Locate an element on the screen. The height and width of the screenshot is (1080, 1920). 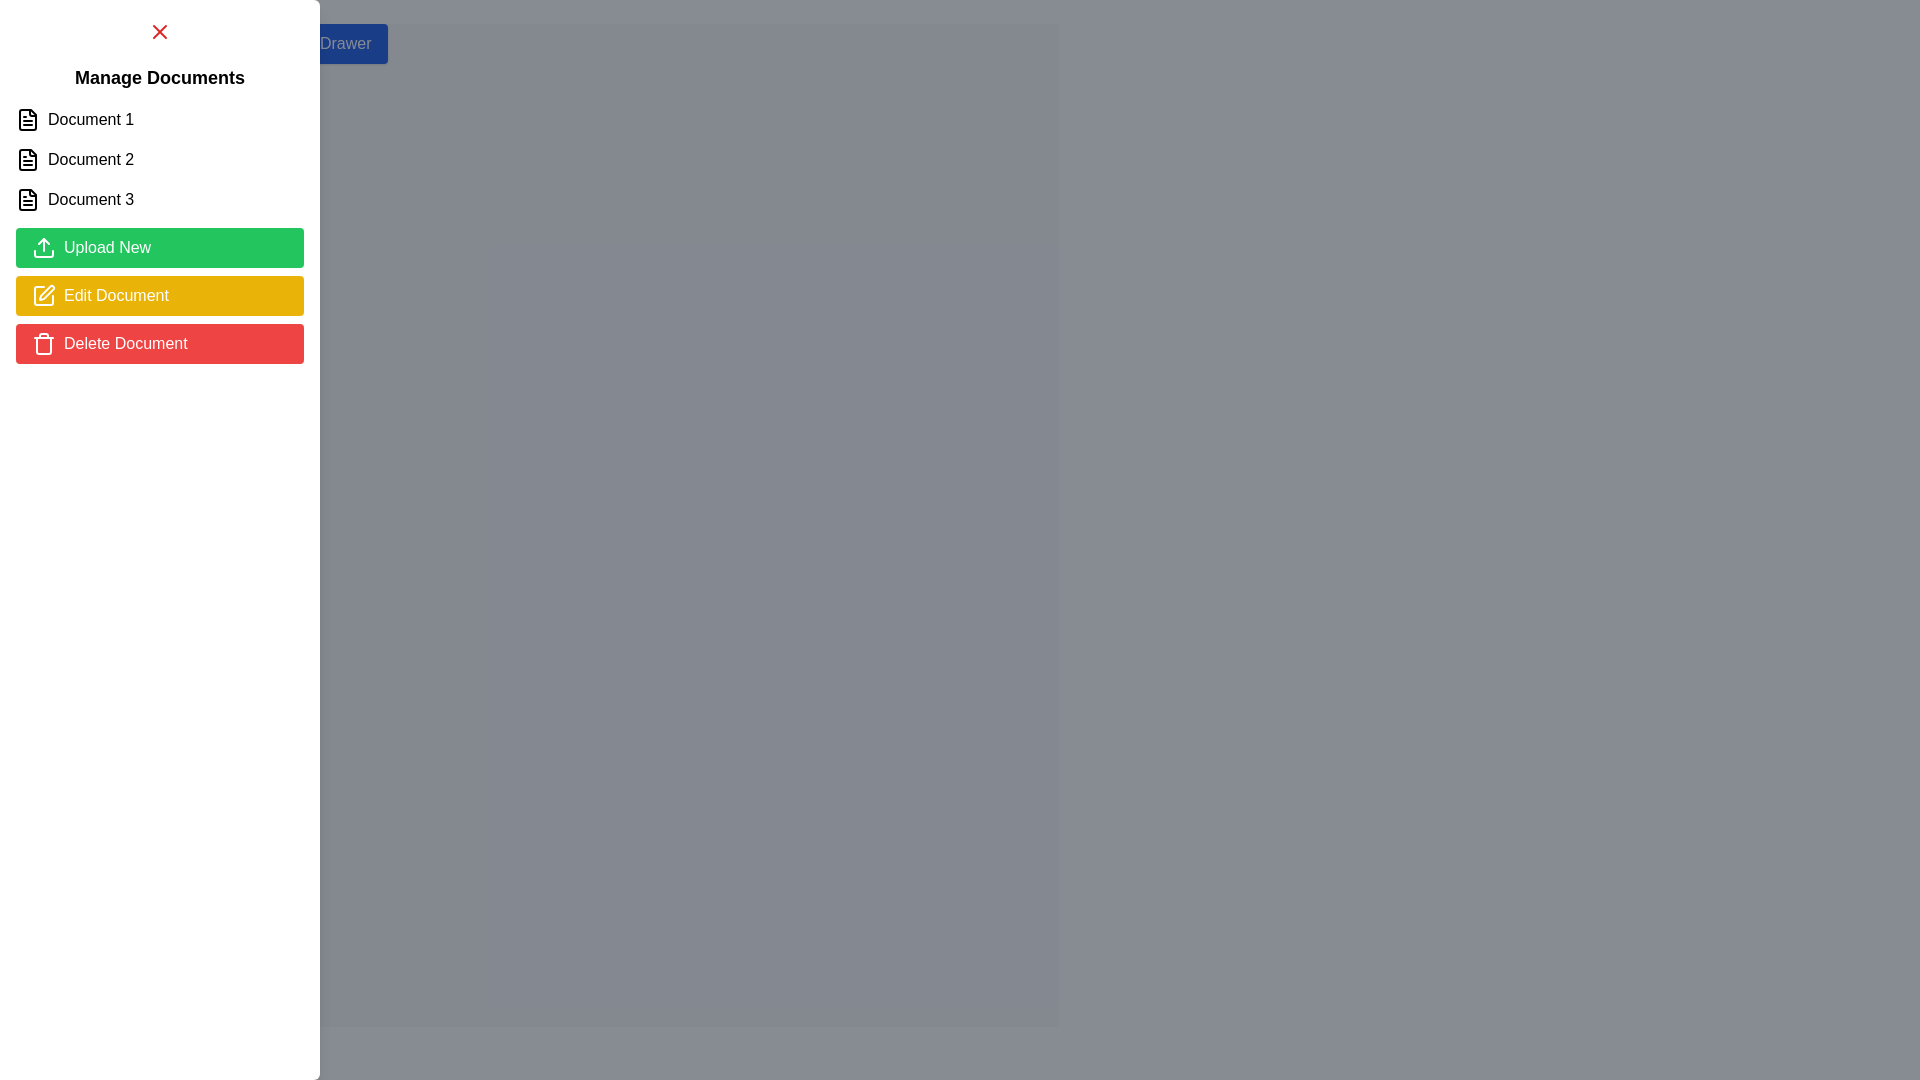
the 'X' icon in the top-left section of the sidebar that serves as a close or exit button is located at coordinates (158, 31).